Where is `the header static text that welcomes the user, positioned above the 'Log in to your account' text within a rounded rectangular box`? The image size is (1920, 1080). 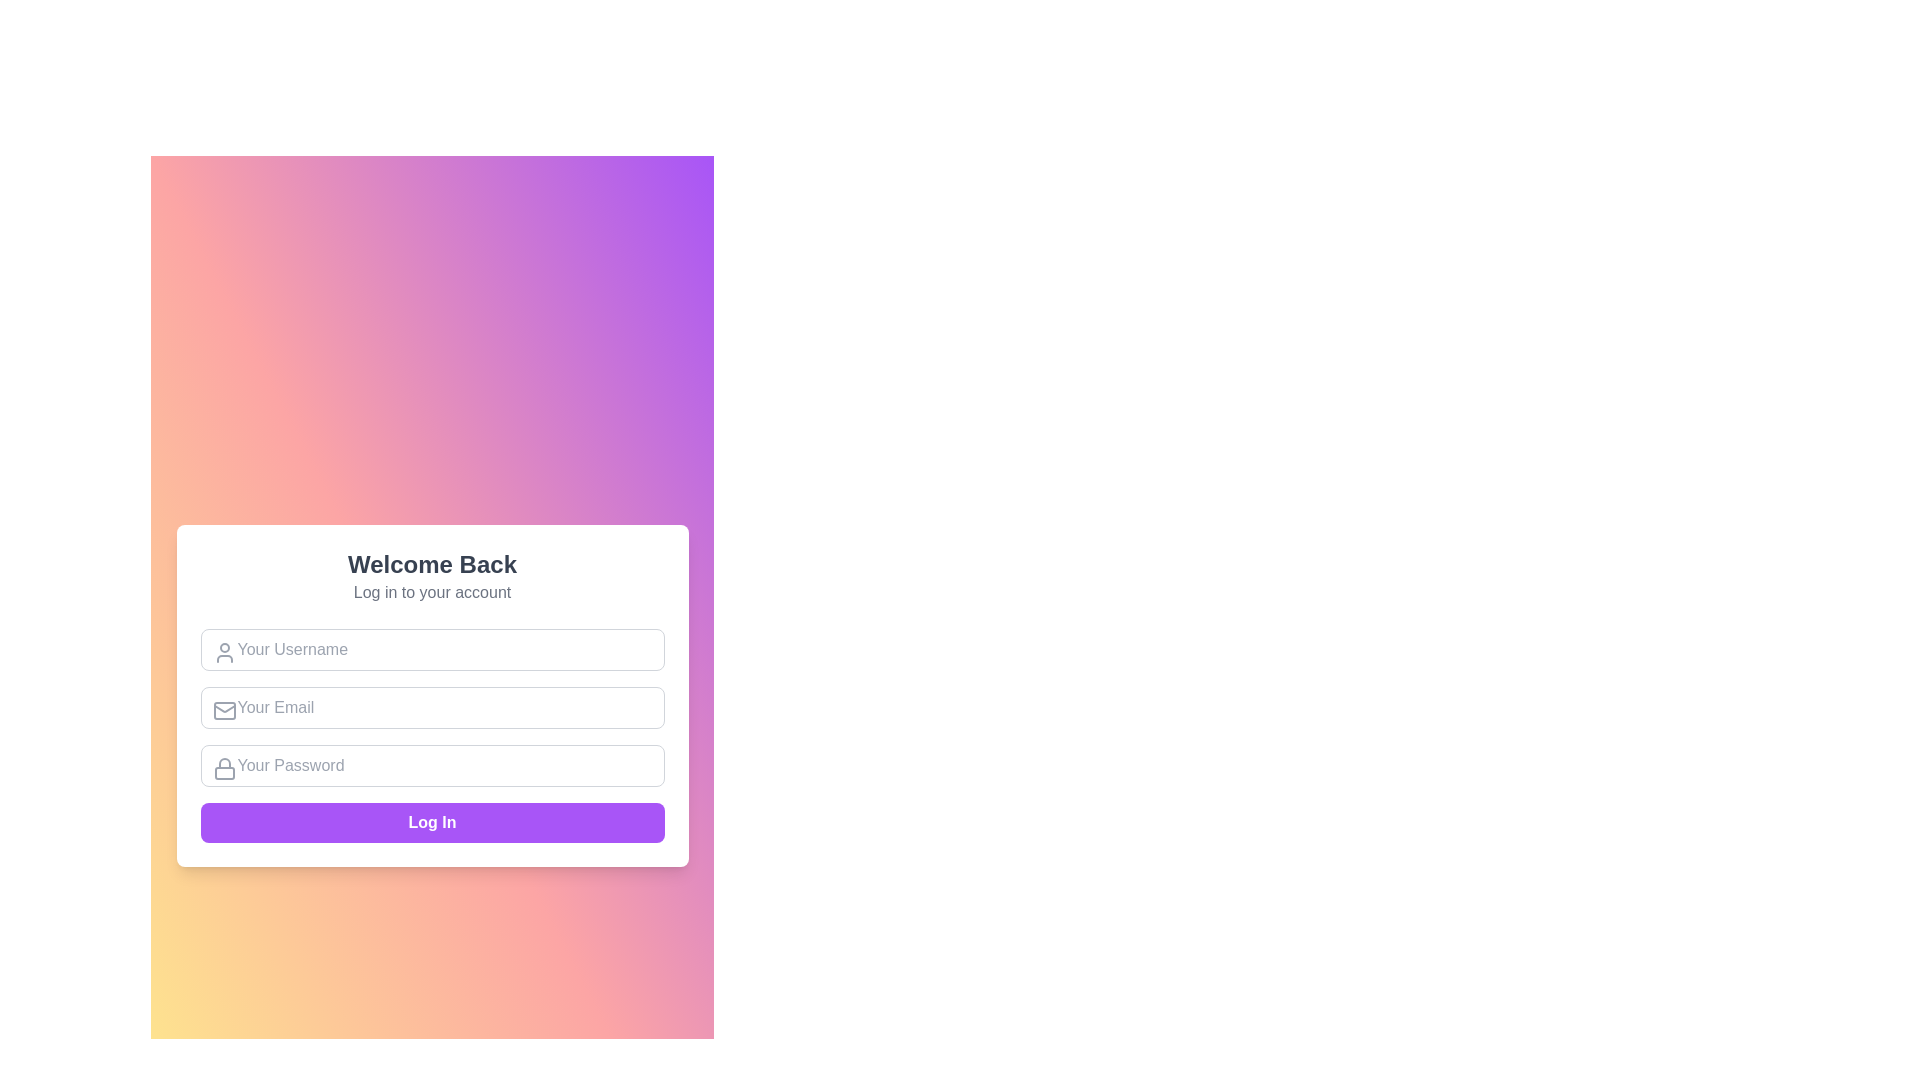
the header static text that welcomes the user, positioned above the 'Log in to your account' text within a rounded rectangular box is located at coordinates (431, 564).